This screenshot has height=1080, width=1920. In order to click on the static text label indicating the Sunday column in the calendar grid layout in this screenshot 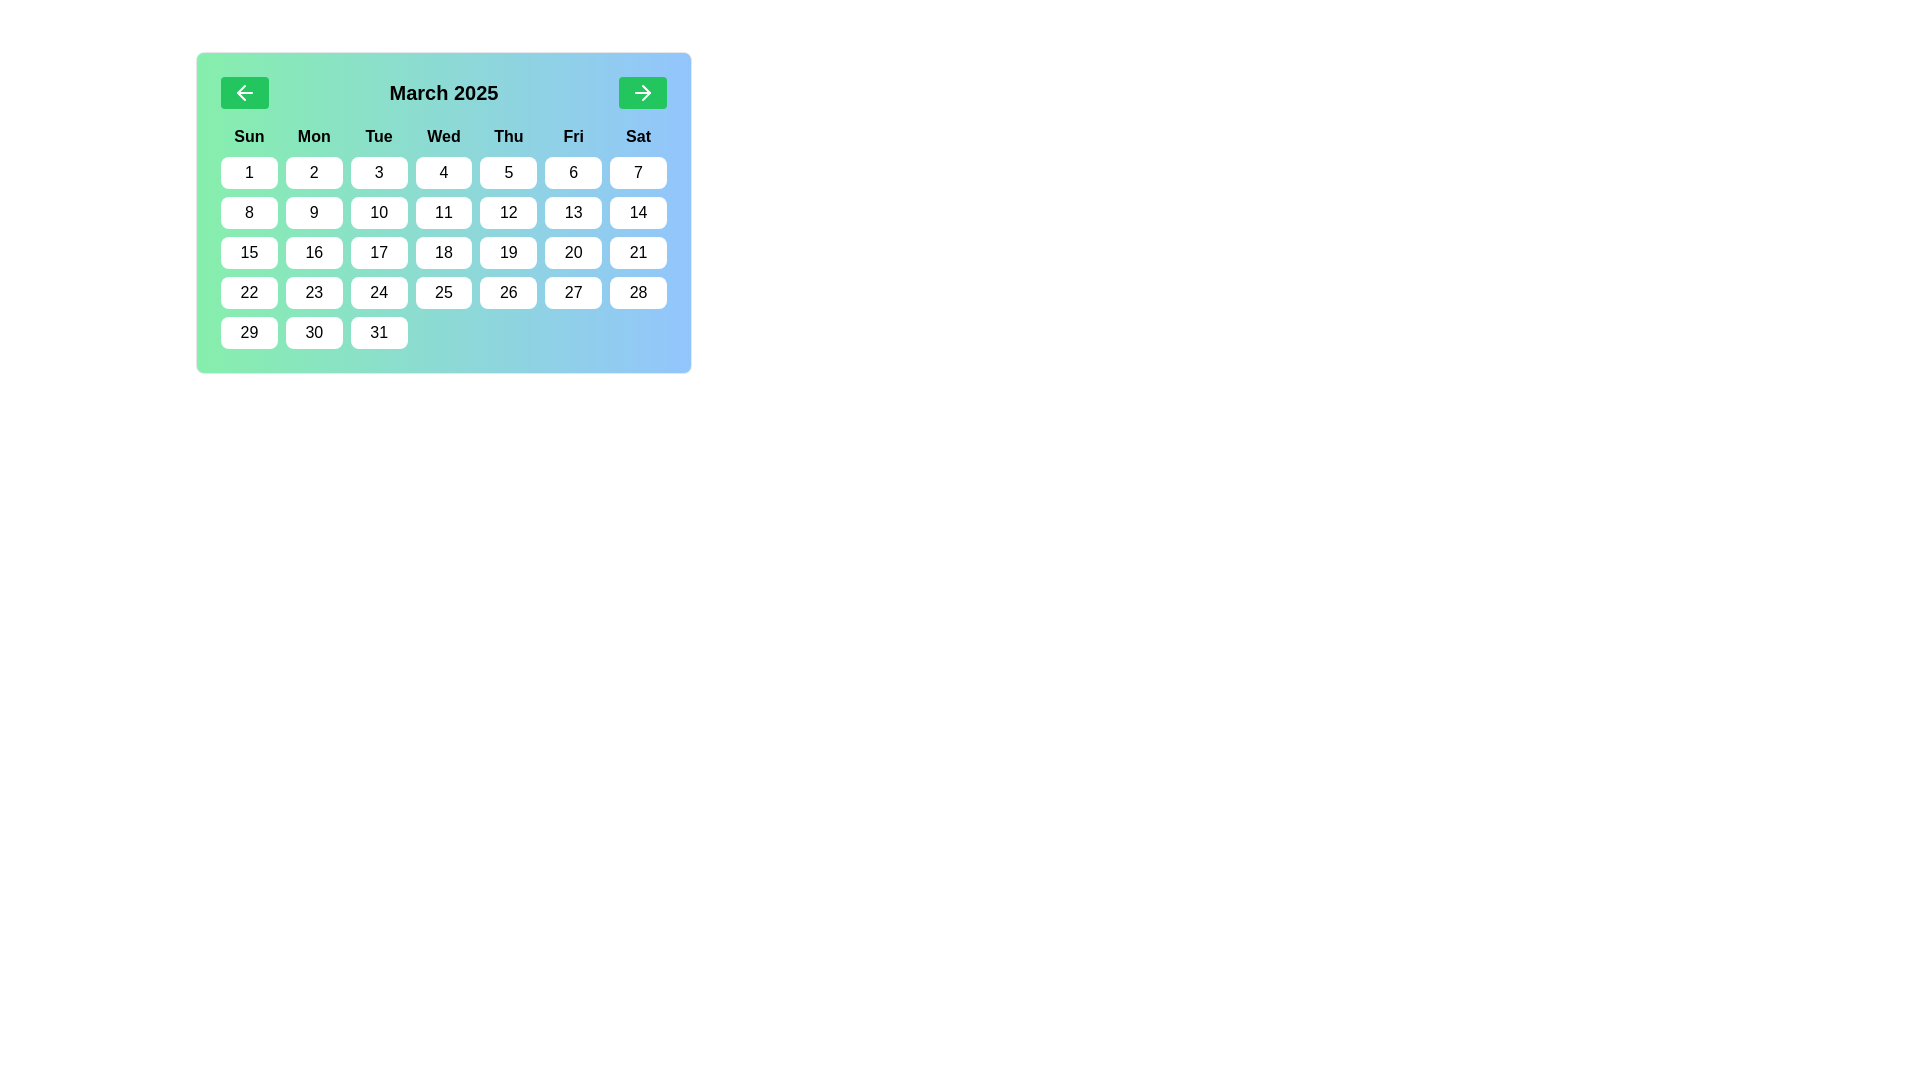, I will do `click(248, 136)`.